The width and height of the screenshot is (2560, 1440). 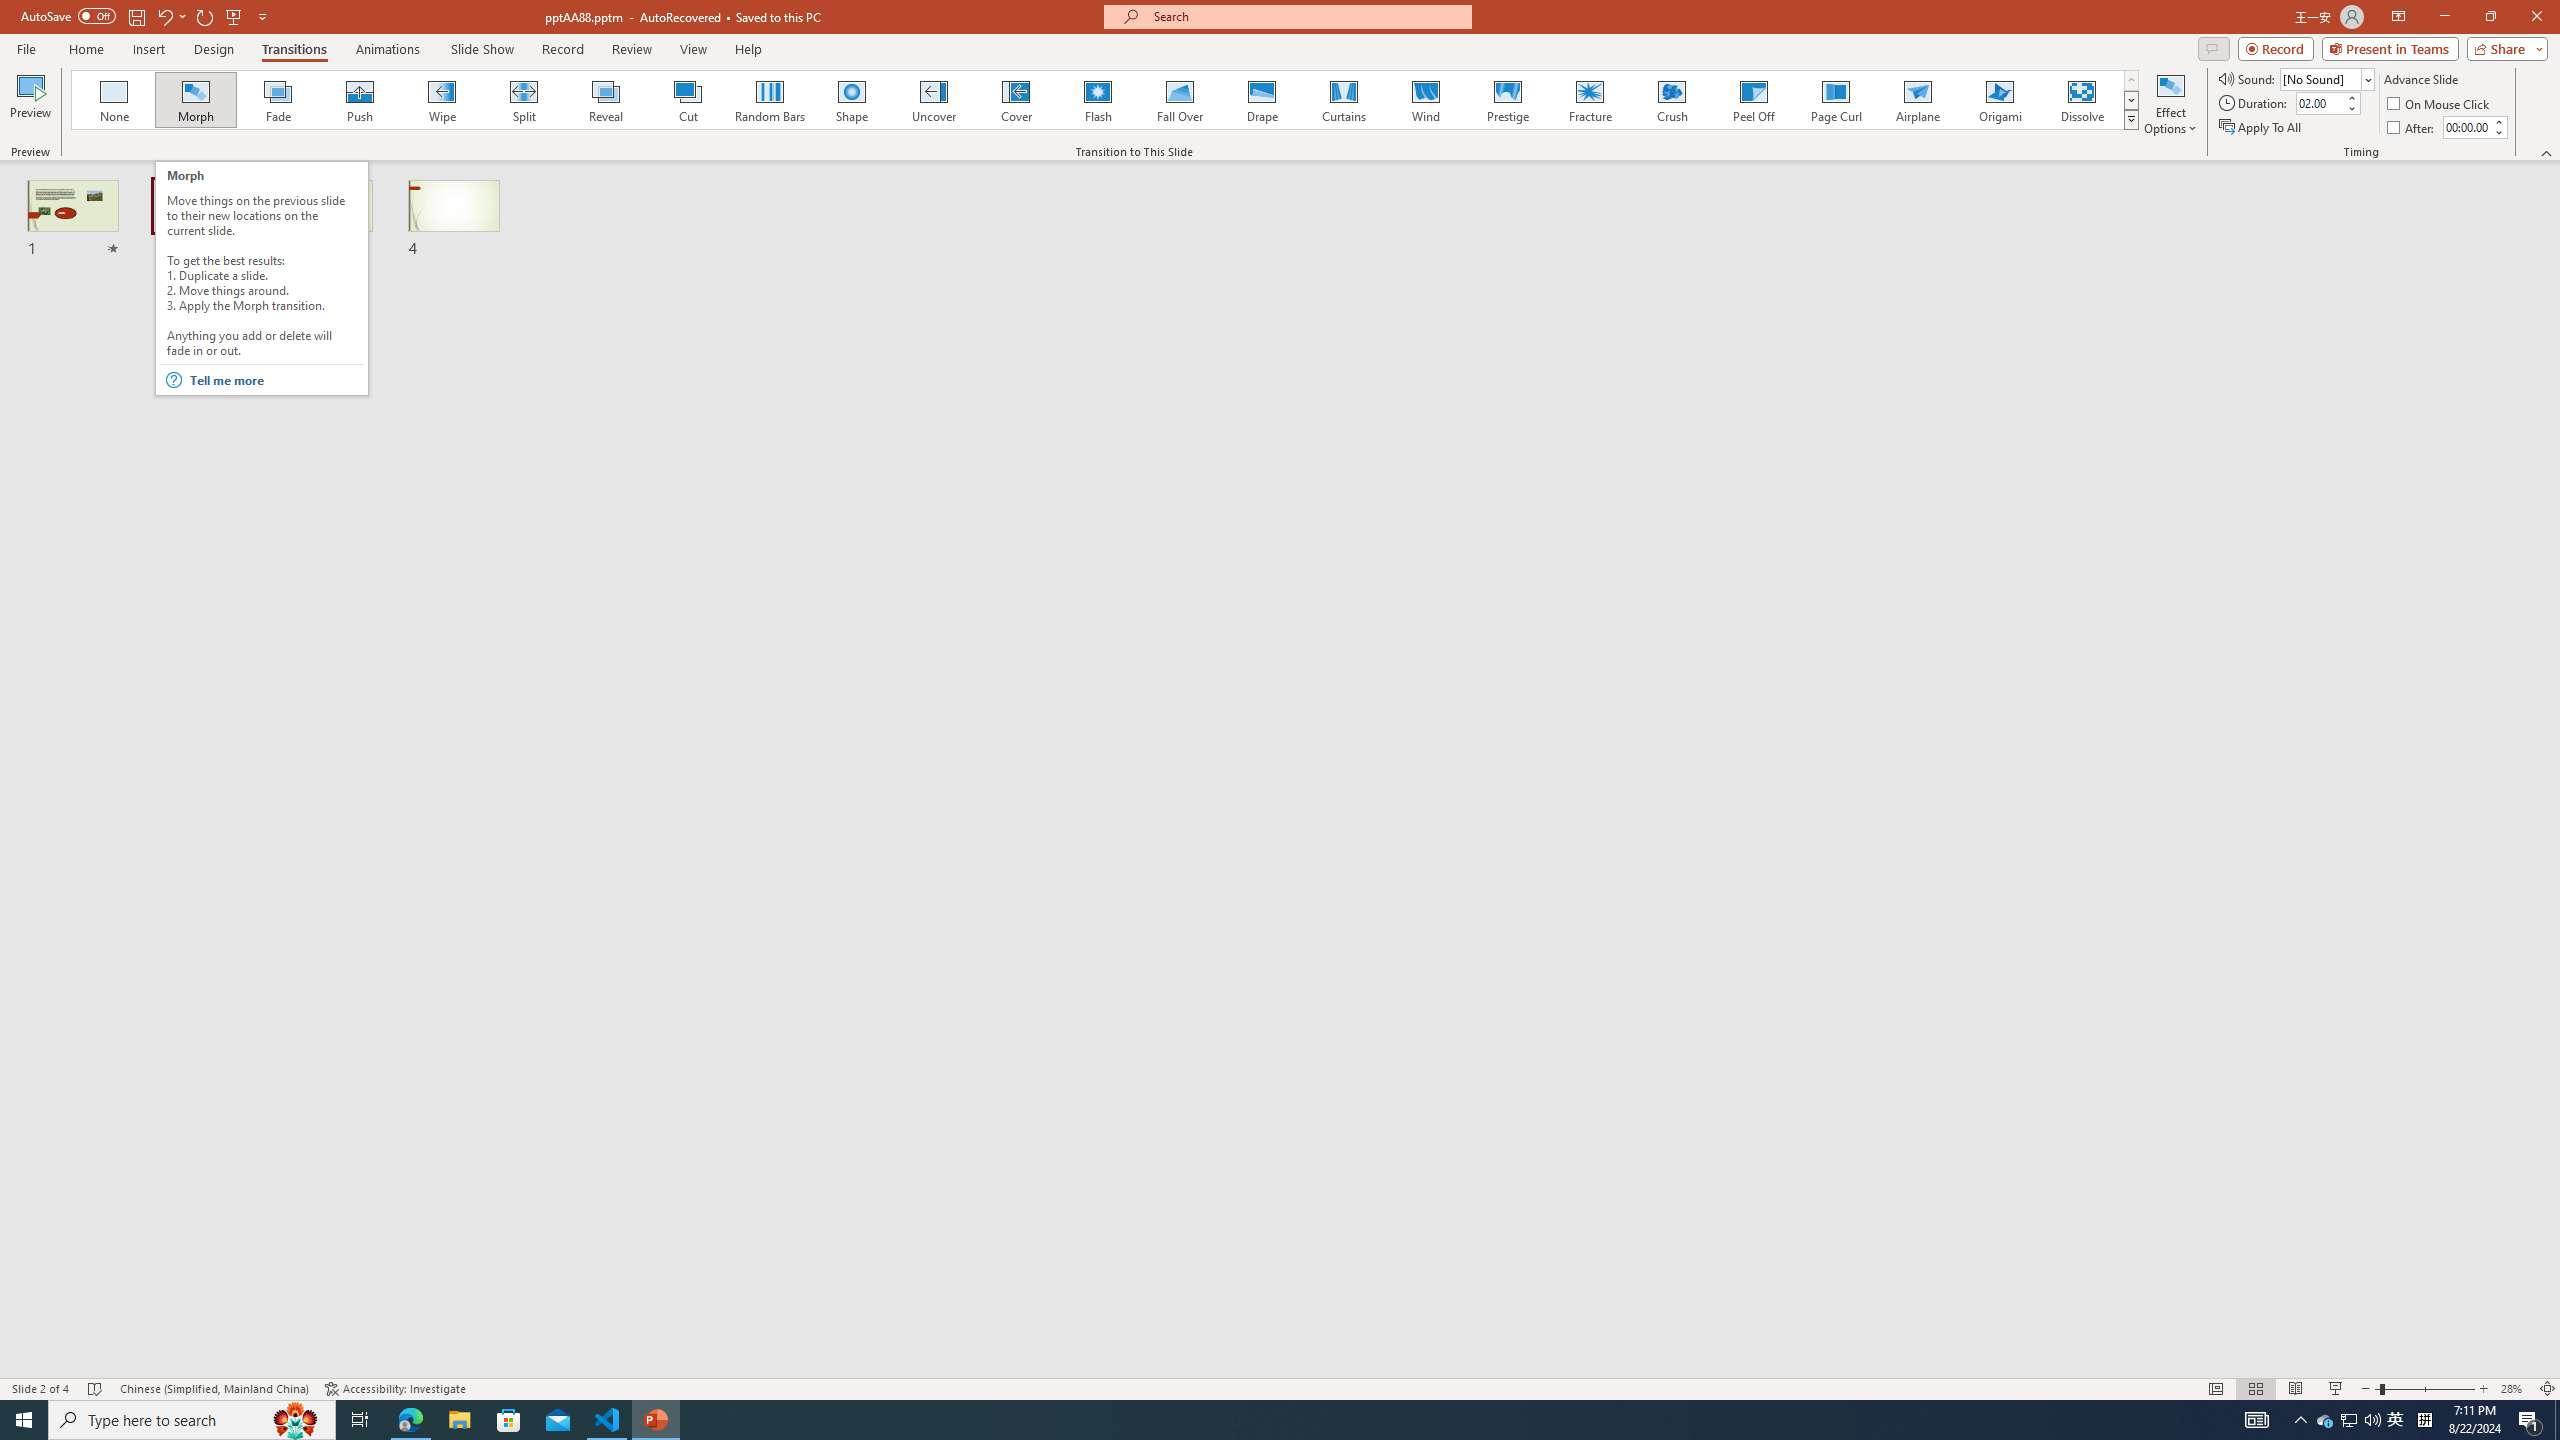 I want to click on 'Page Curl', so click(x=1834, y=99).